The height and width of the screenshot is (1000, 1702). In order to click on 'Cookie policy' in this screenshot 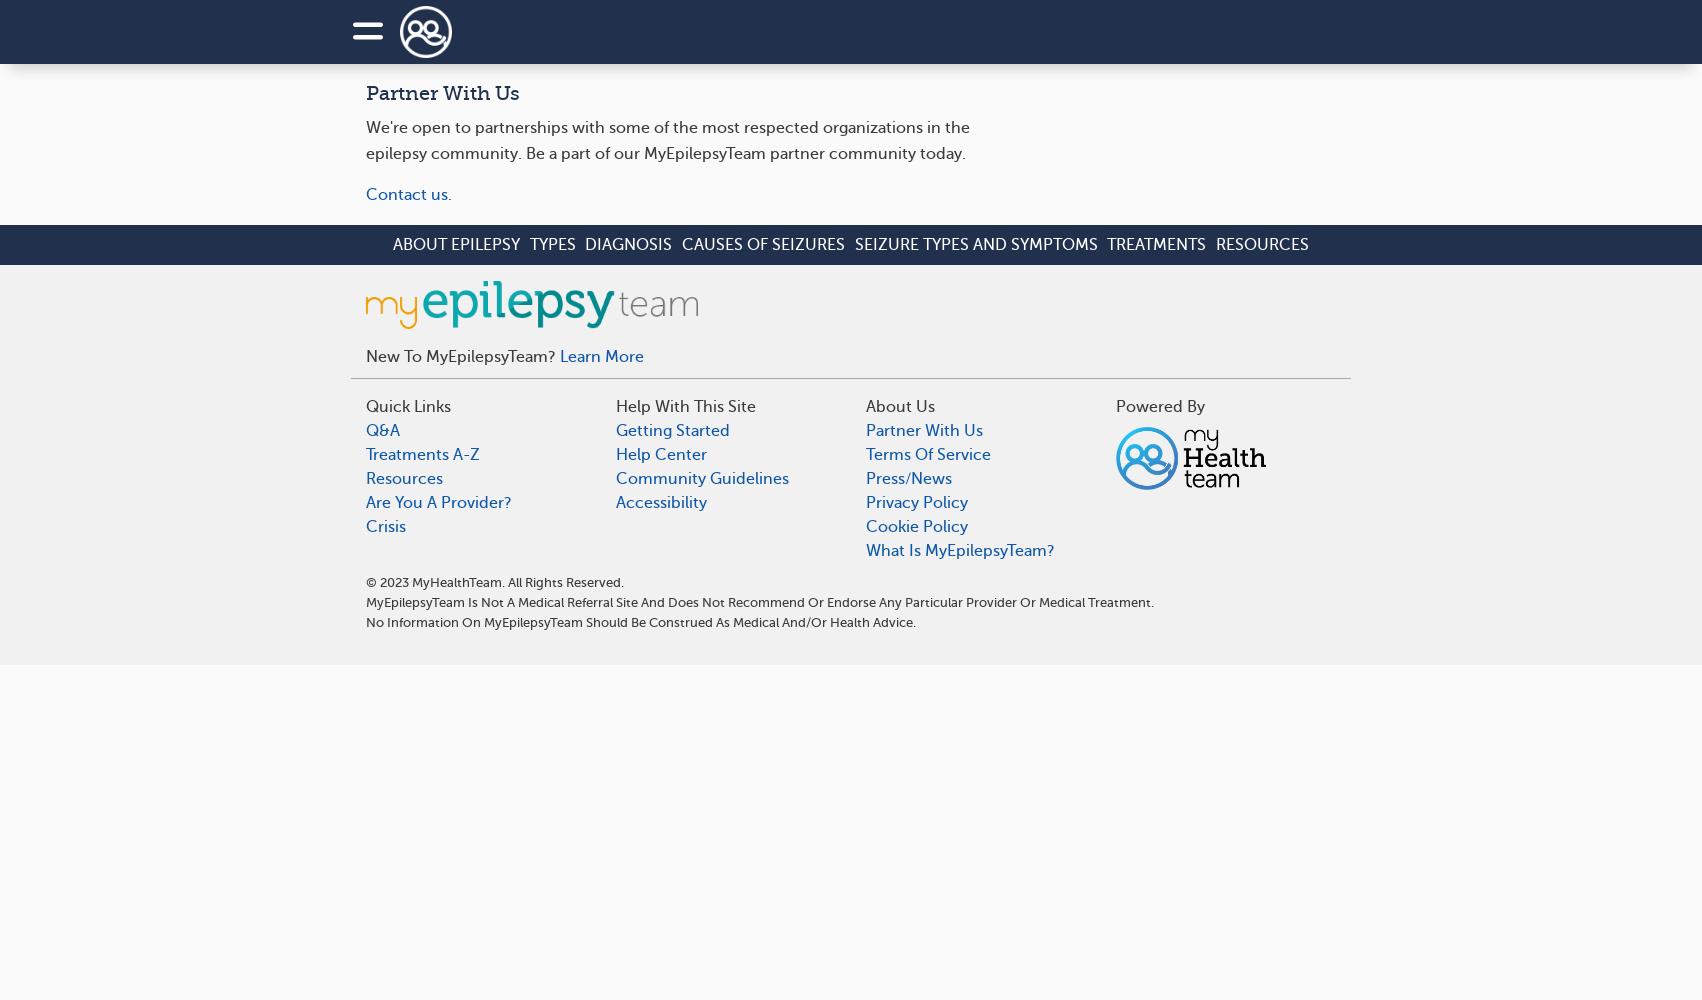, I will do `click(917, 527)`.